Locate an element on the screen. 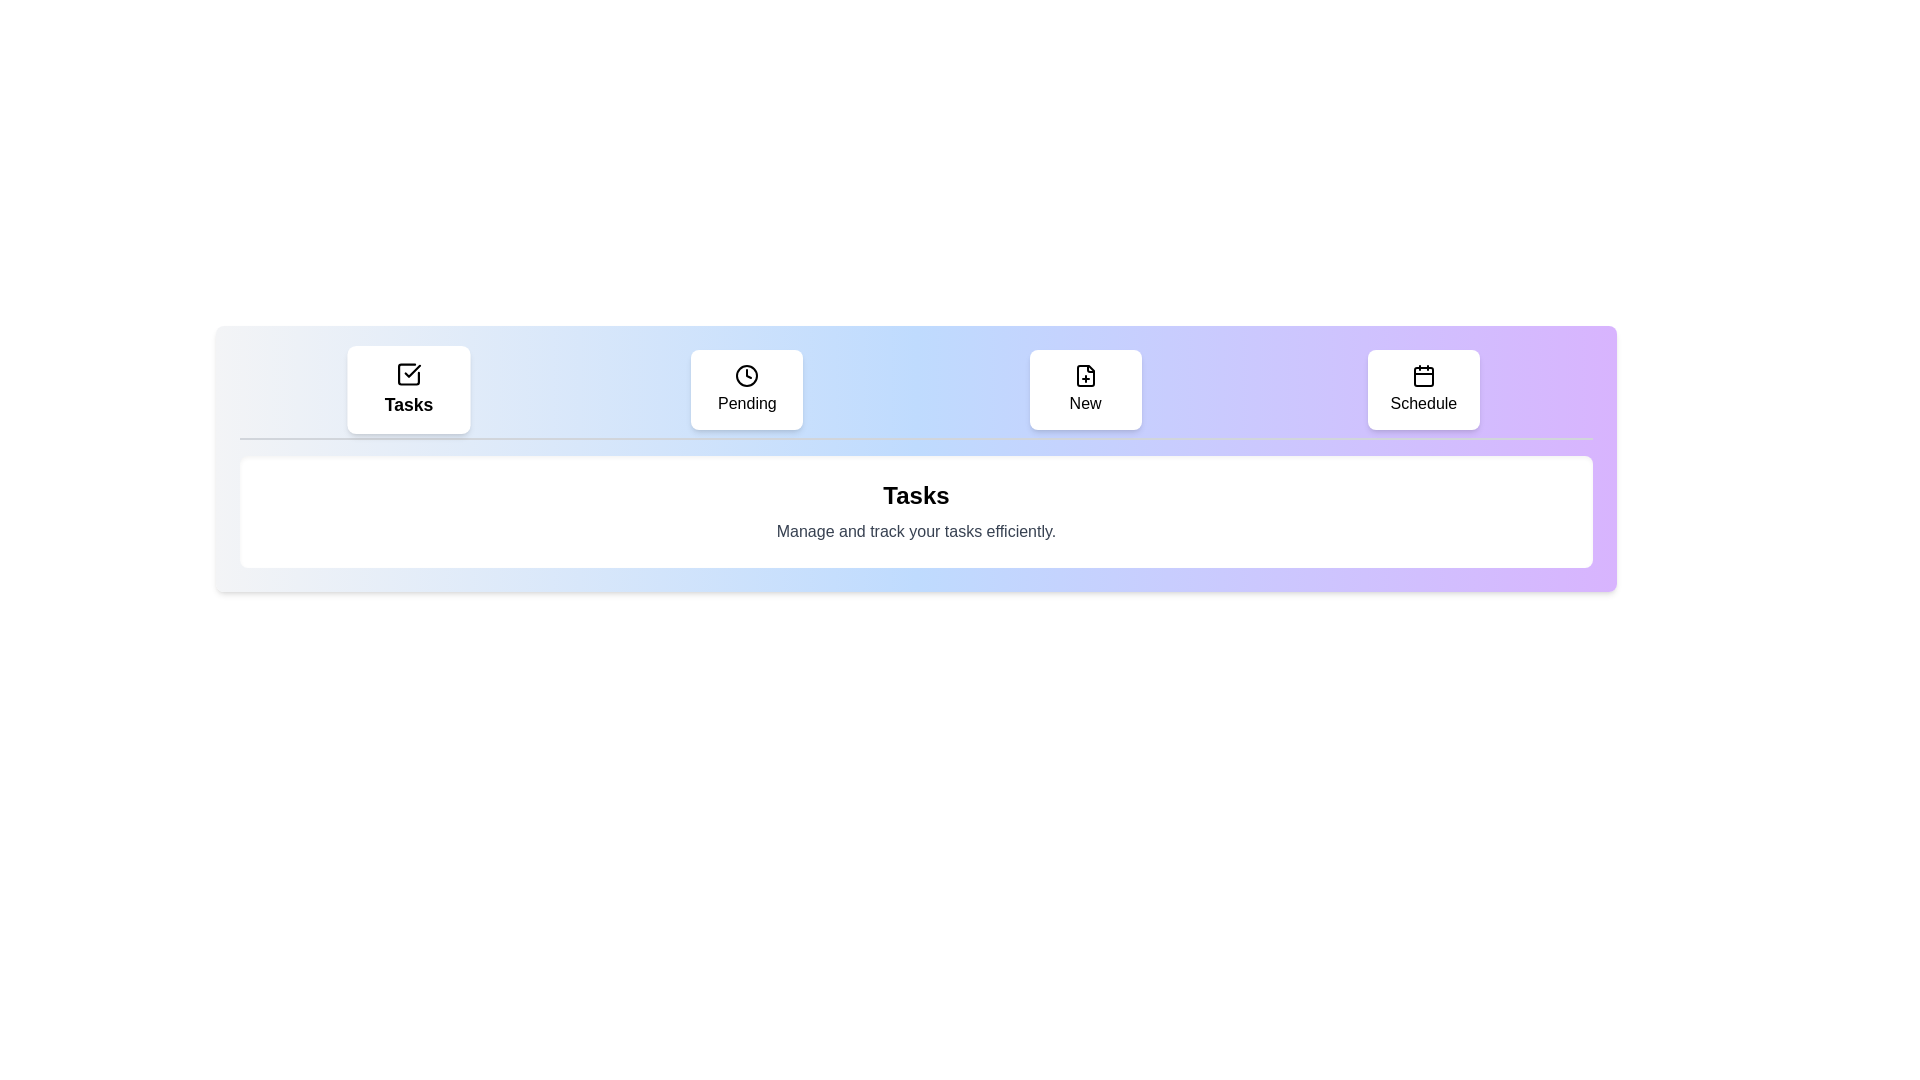  the tab labeled New to select it is located at coordinates (1083, 389).